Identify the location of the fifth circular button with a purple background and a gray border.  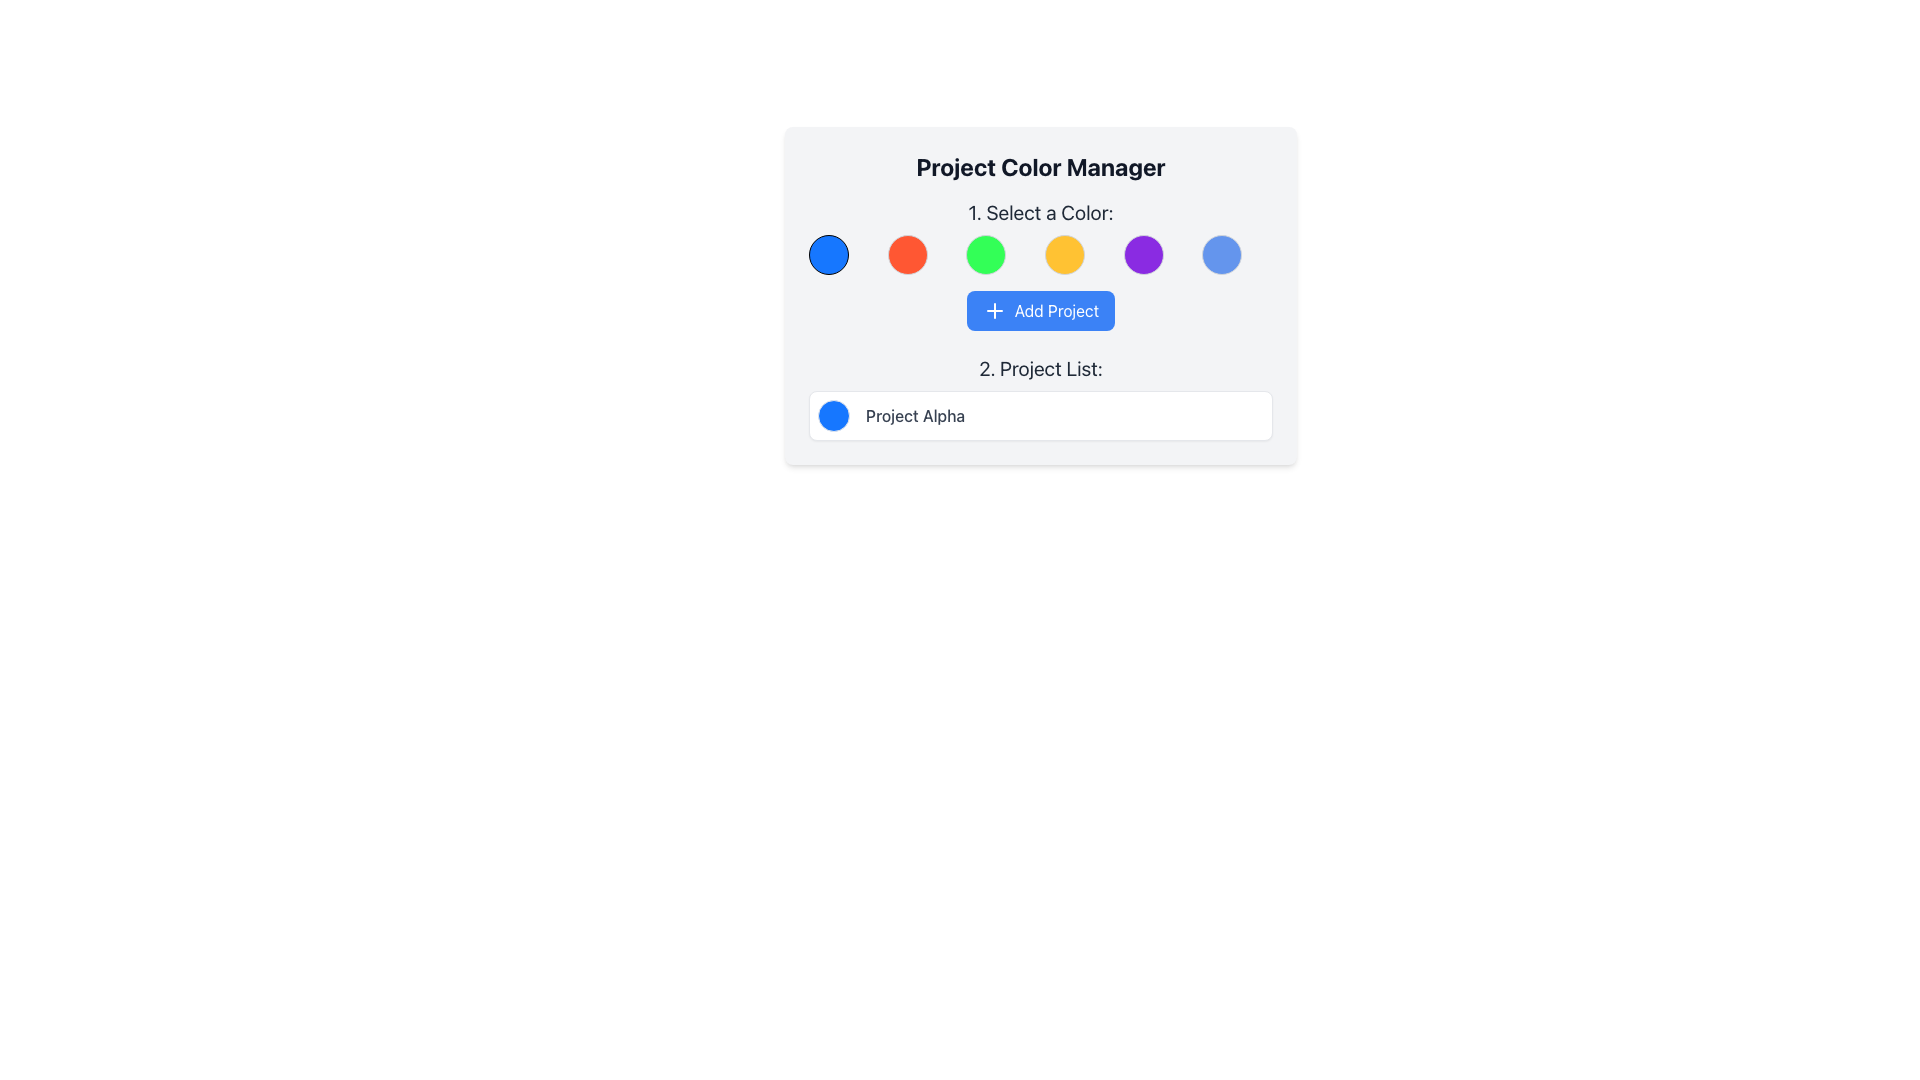
(1143, 253).